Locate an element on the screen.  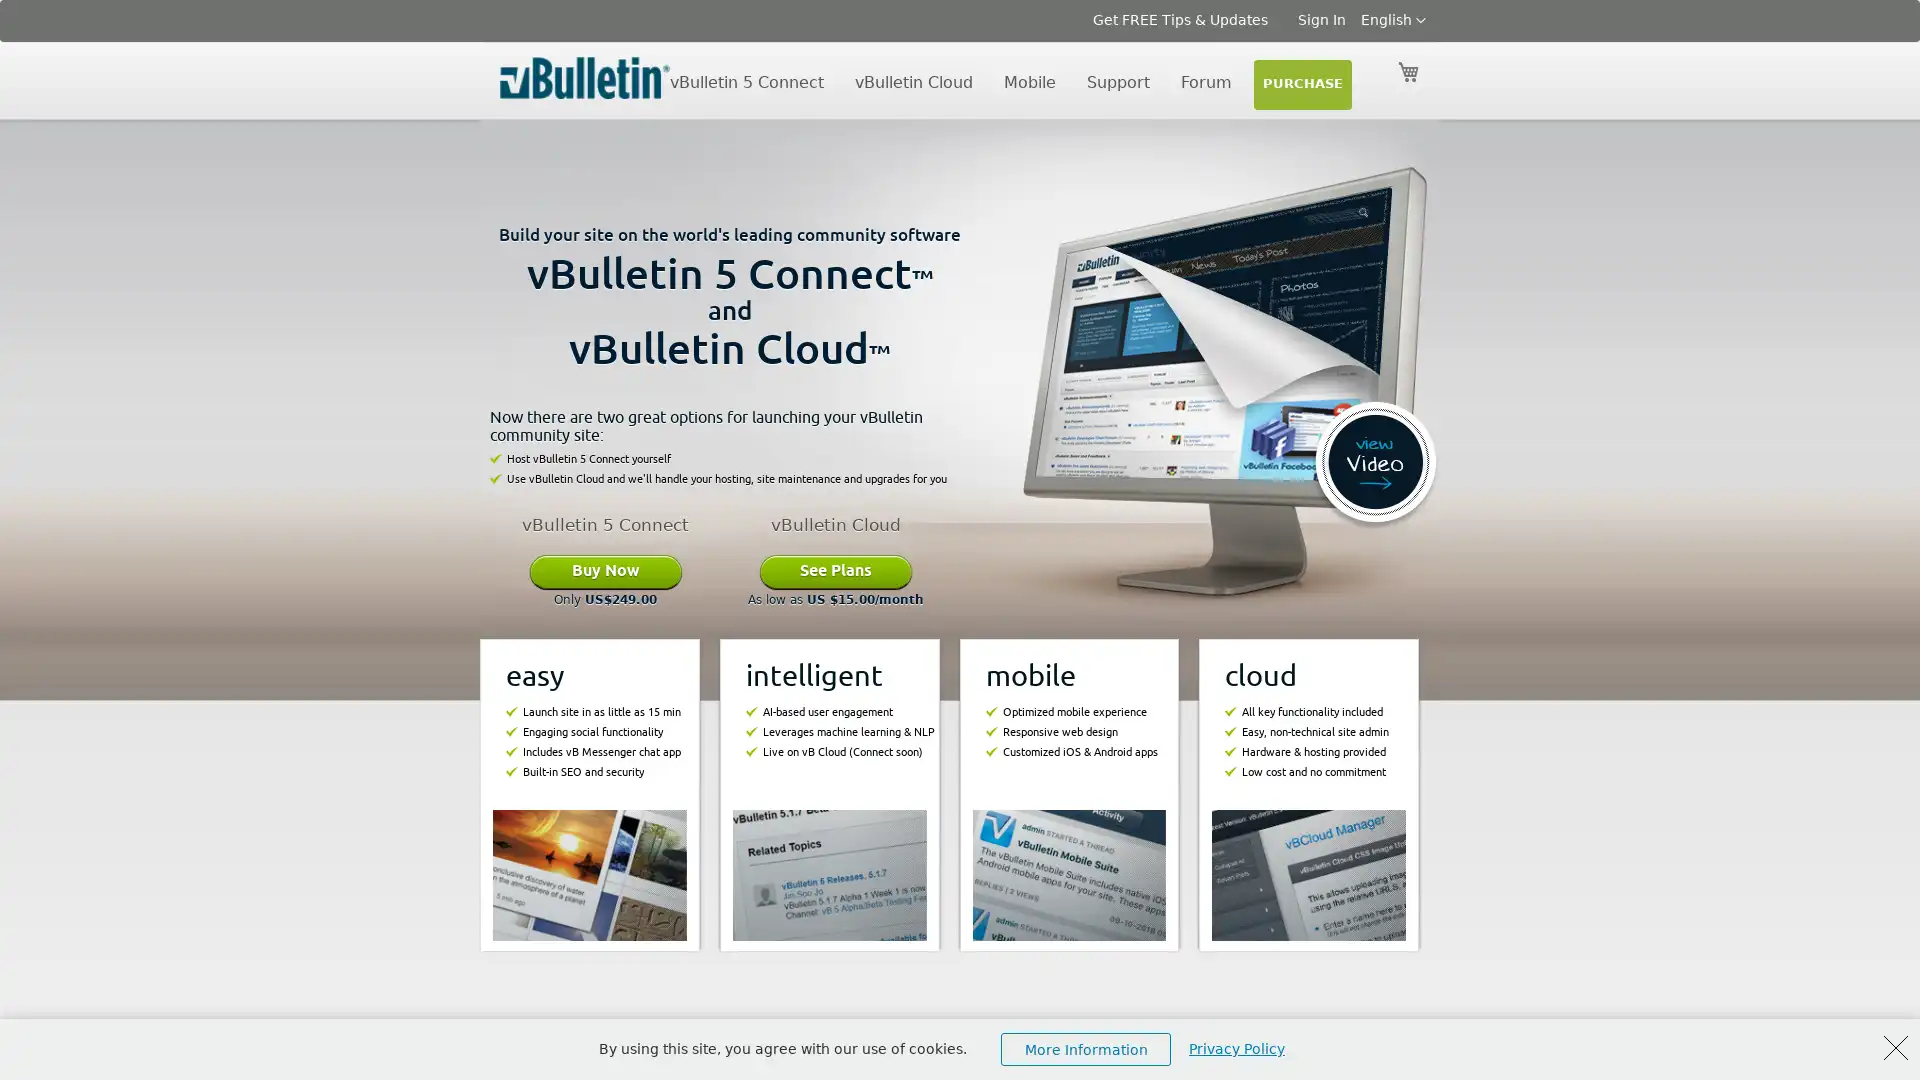
See Plans is located at coordinates (835, 570).